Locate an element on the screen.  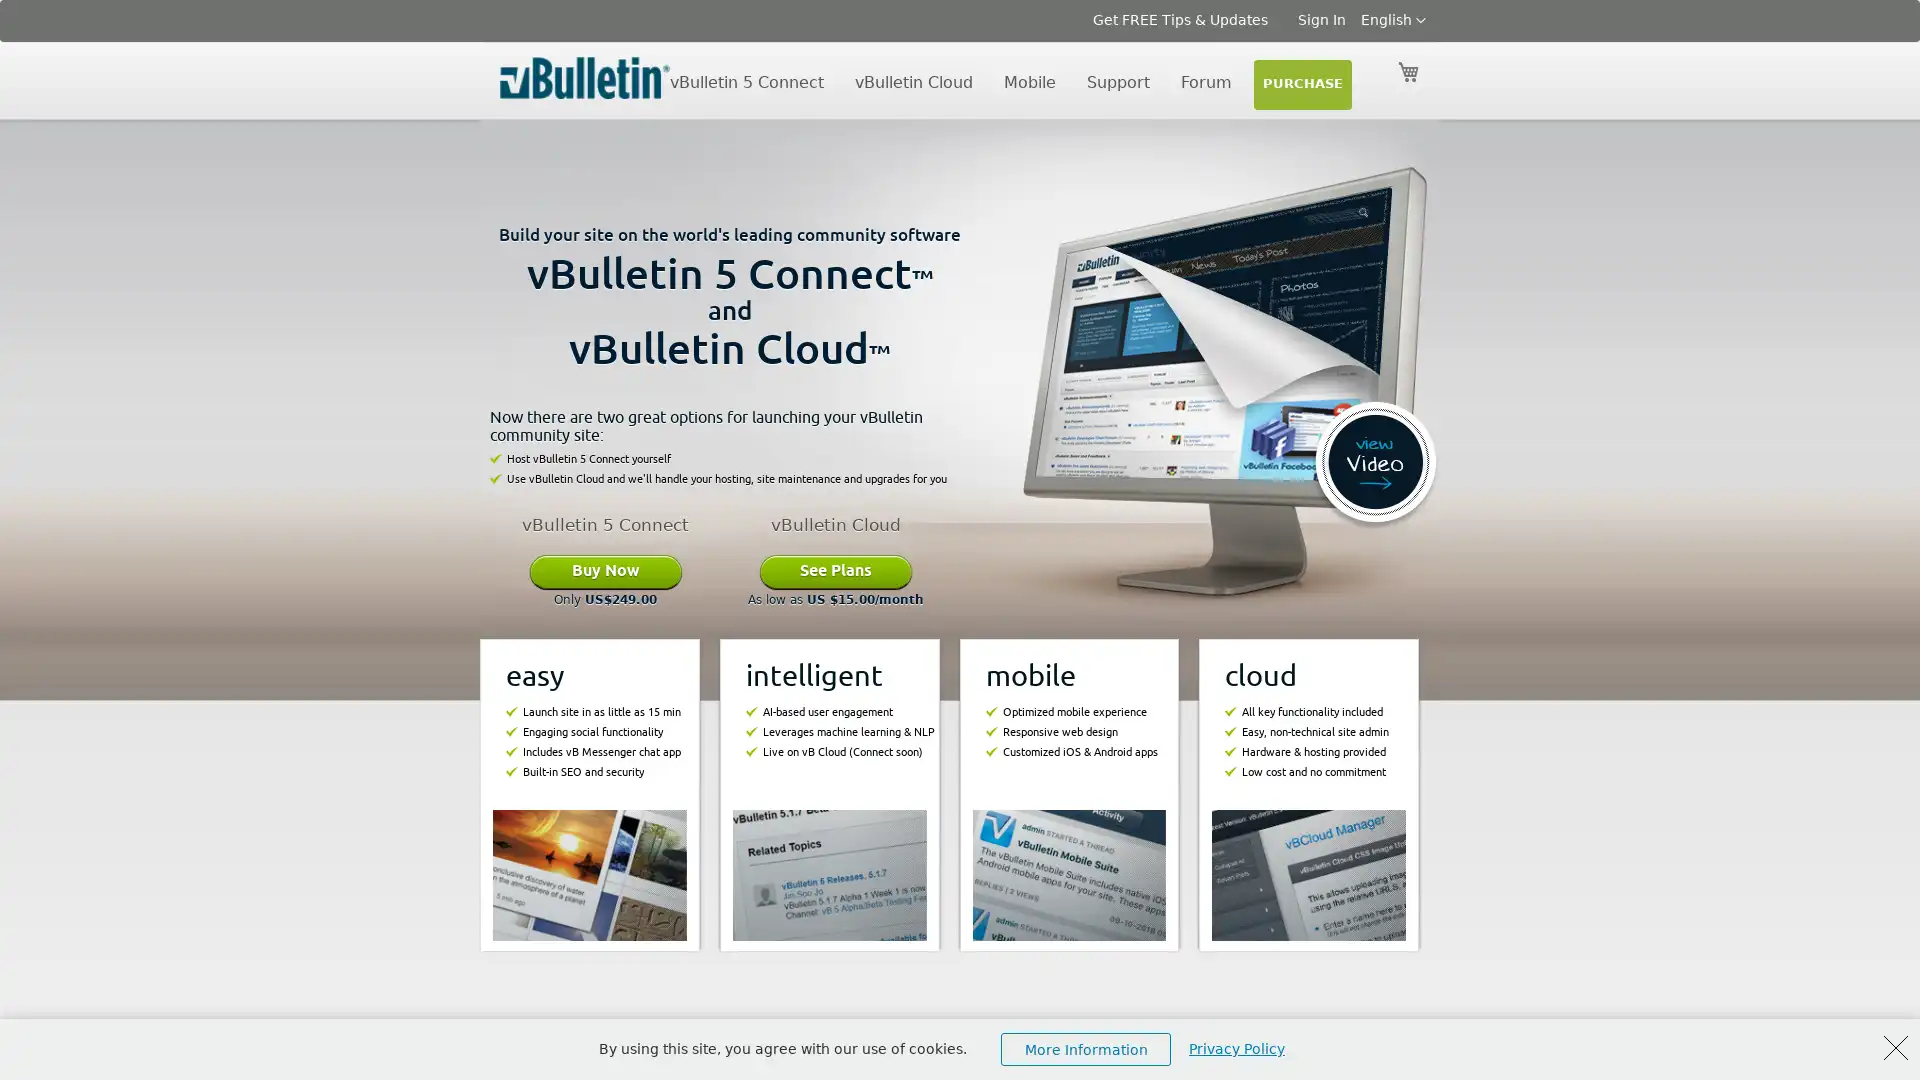
See Plans is located at coordinates (835, 570).